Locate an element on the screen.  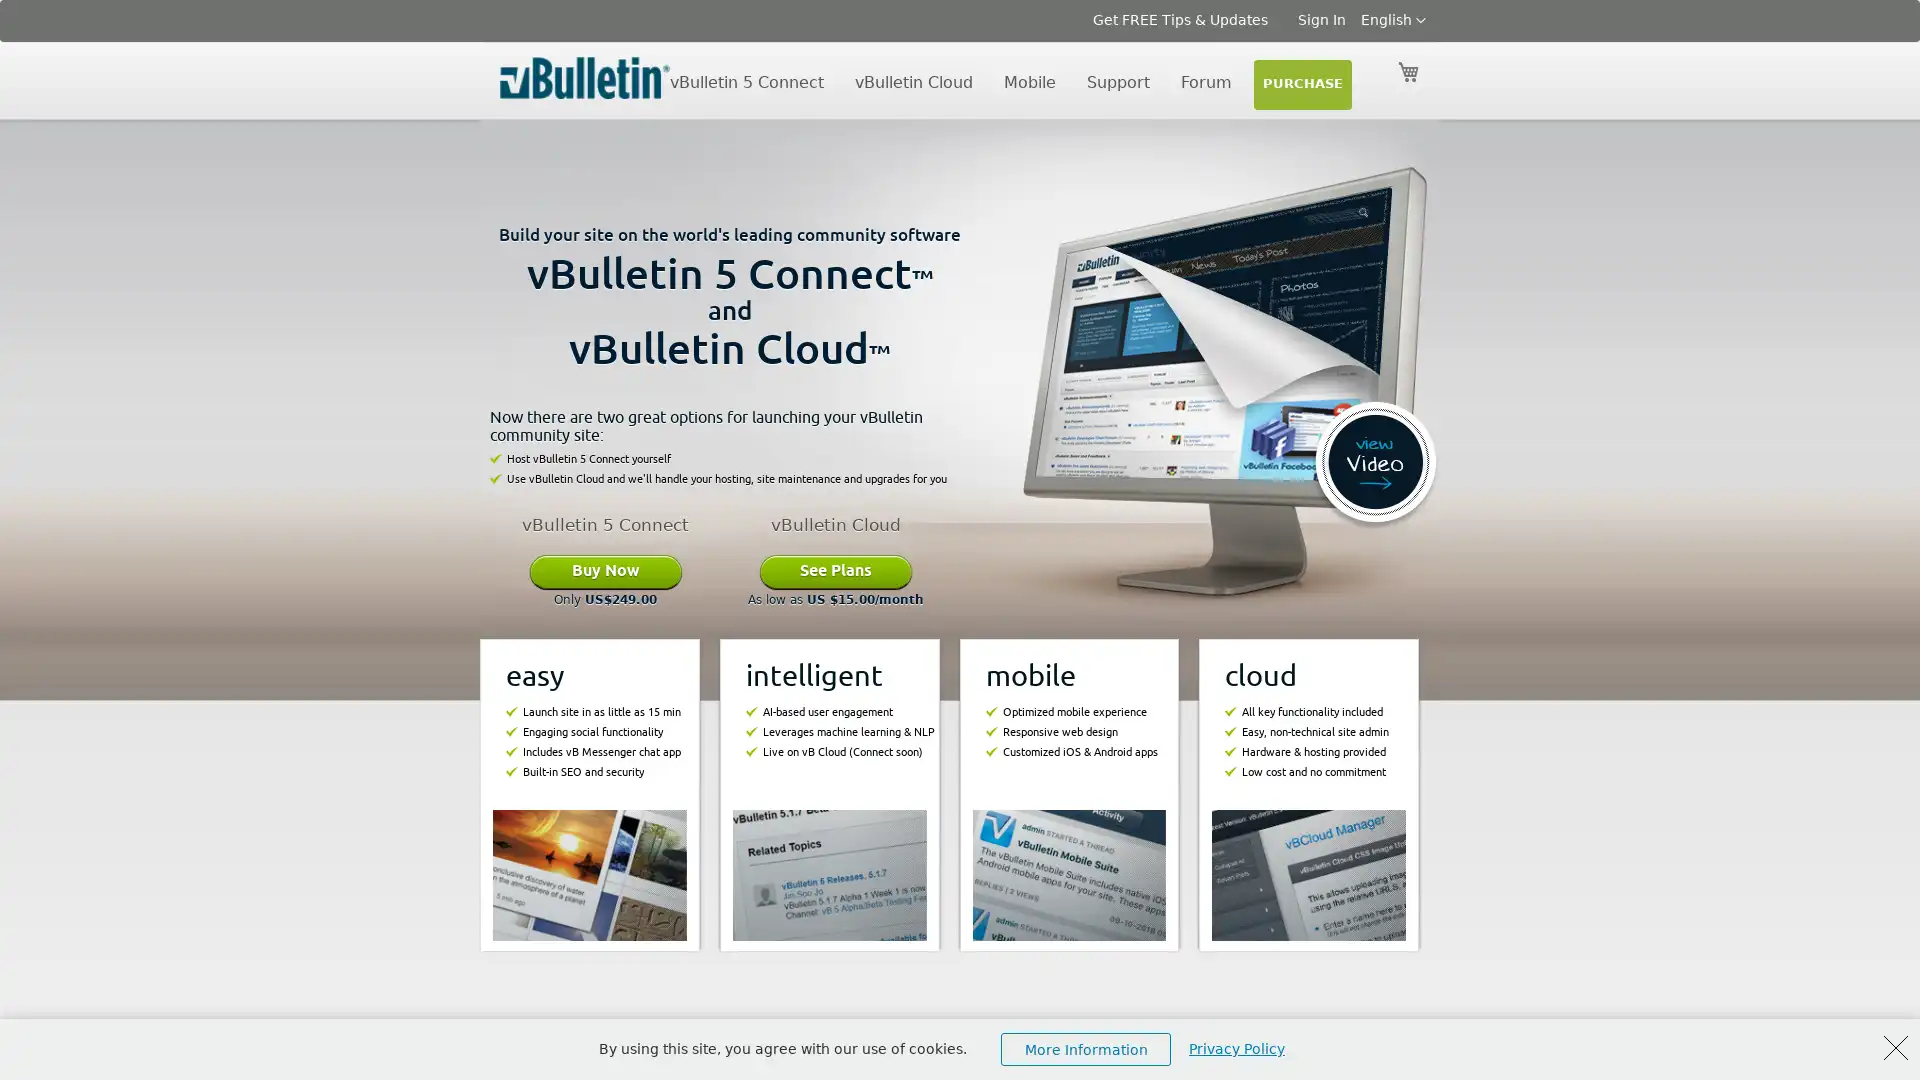
See Plans is located at coordinates (835, 570).